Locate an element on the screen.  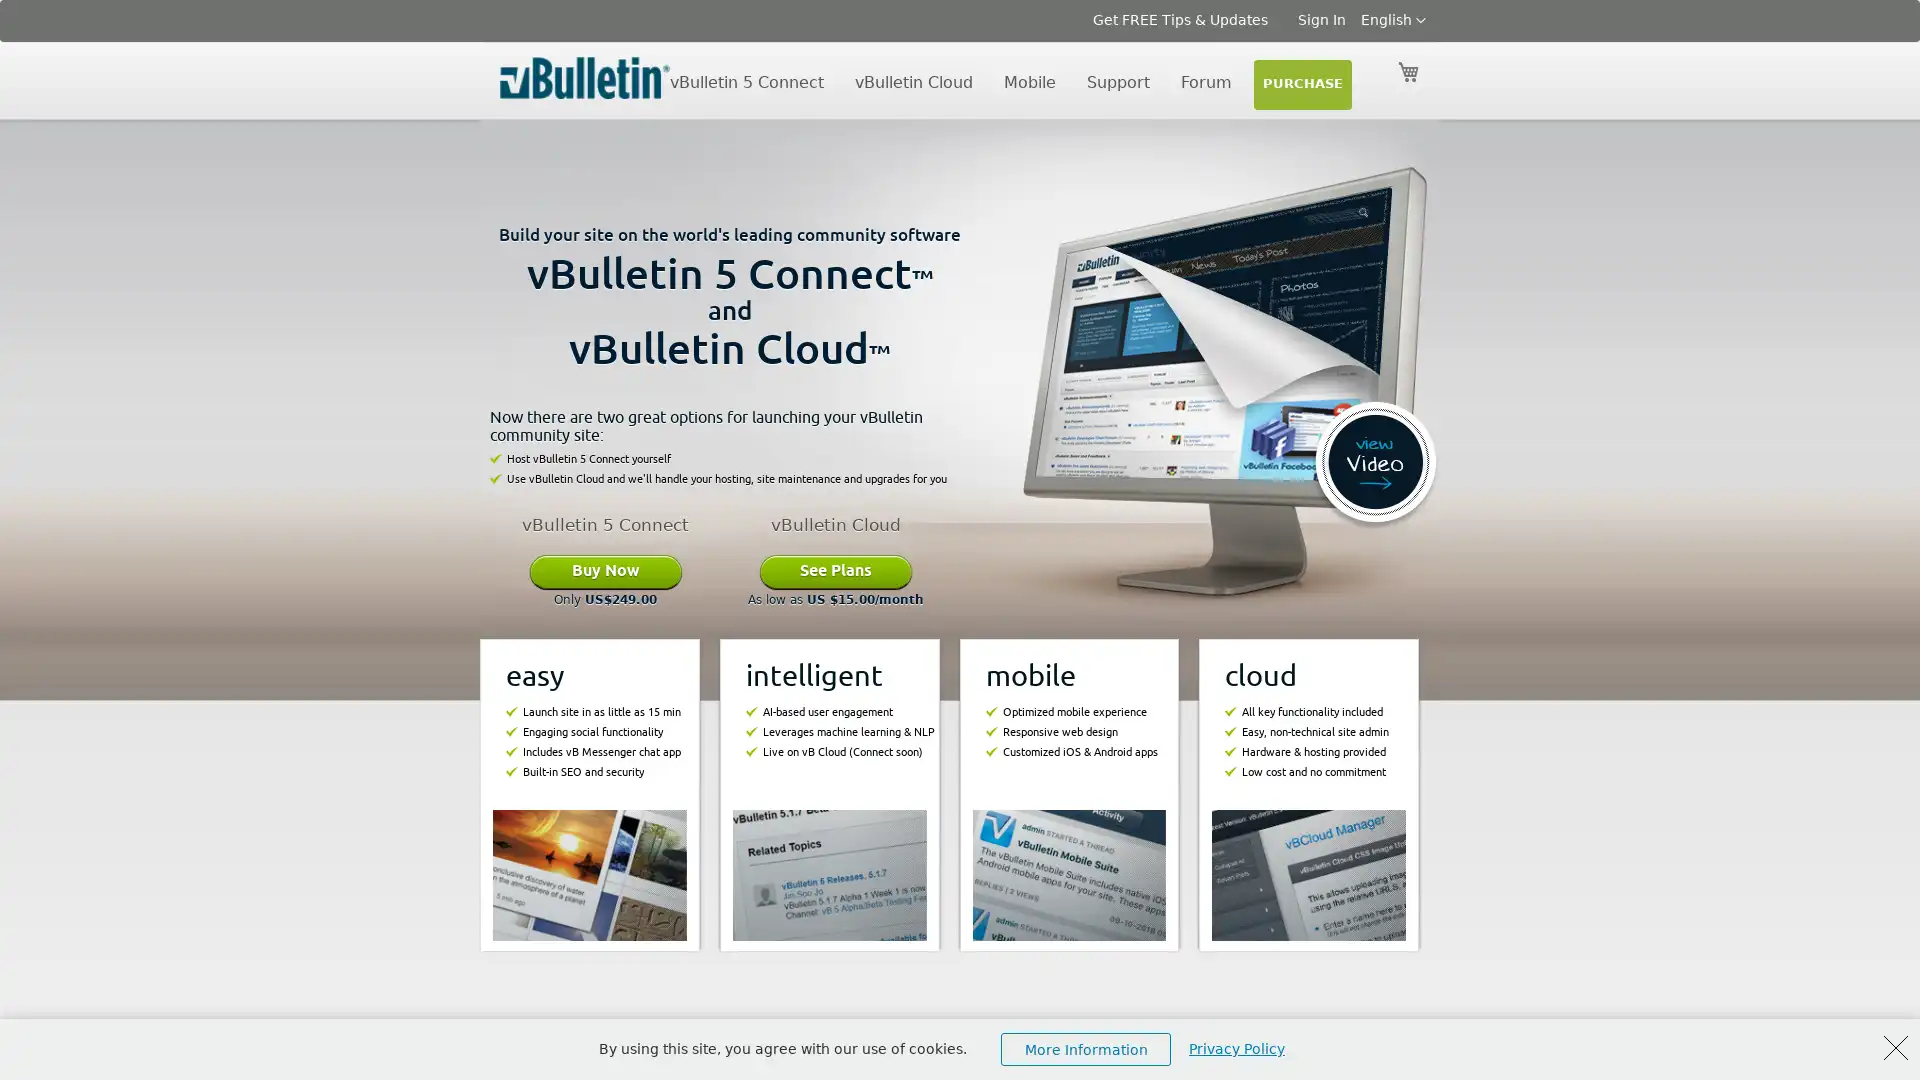
See Plans is located at coordinates (835, 570).